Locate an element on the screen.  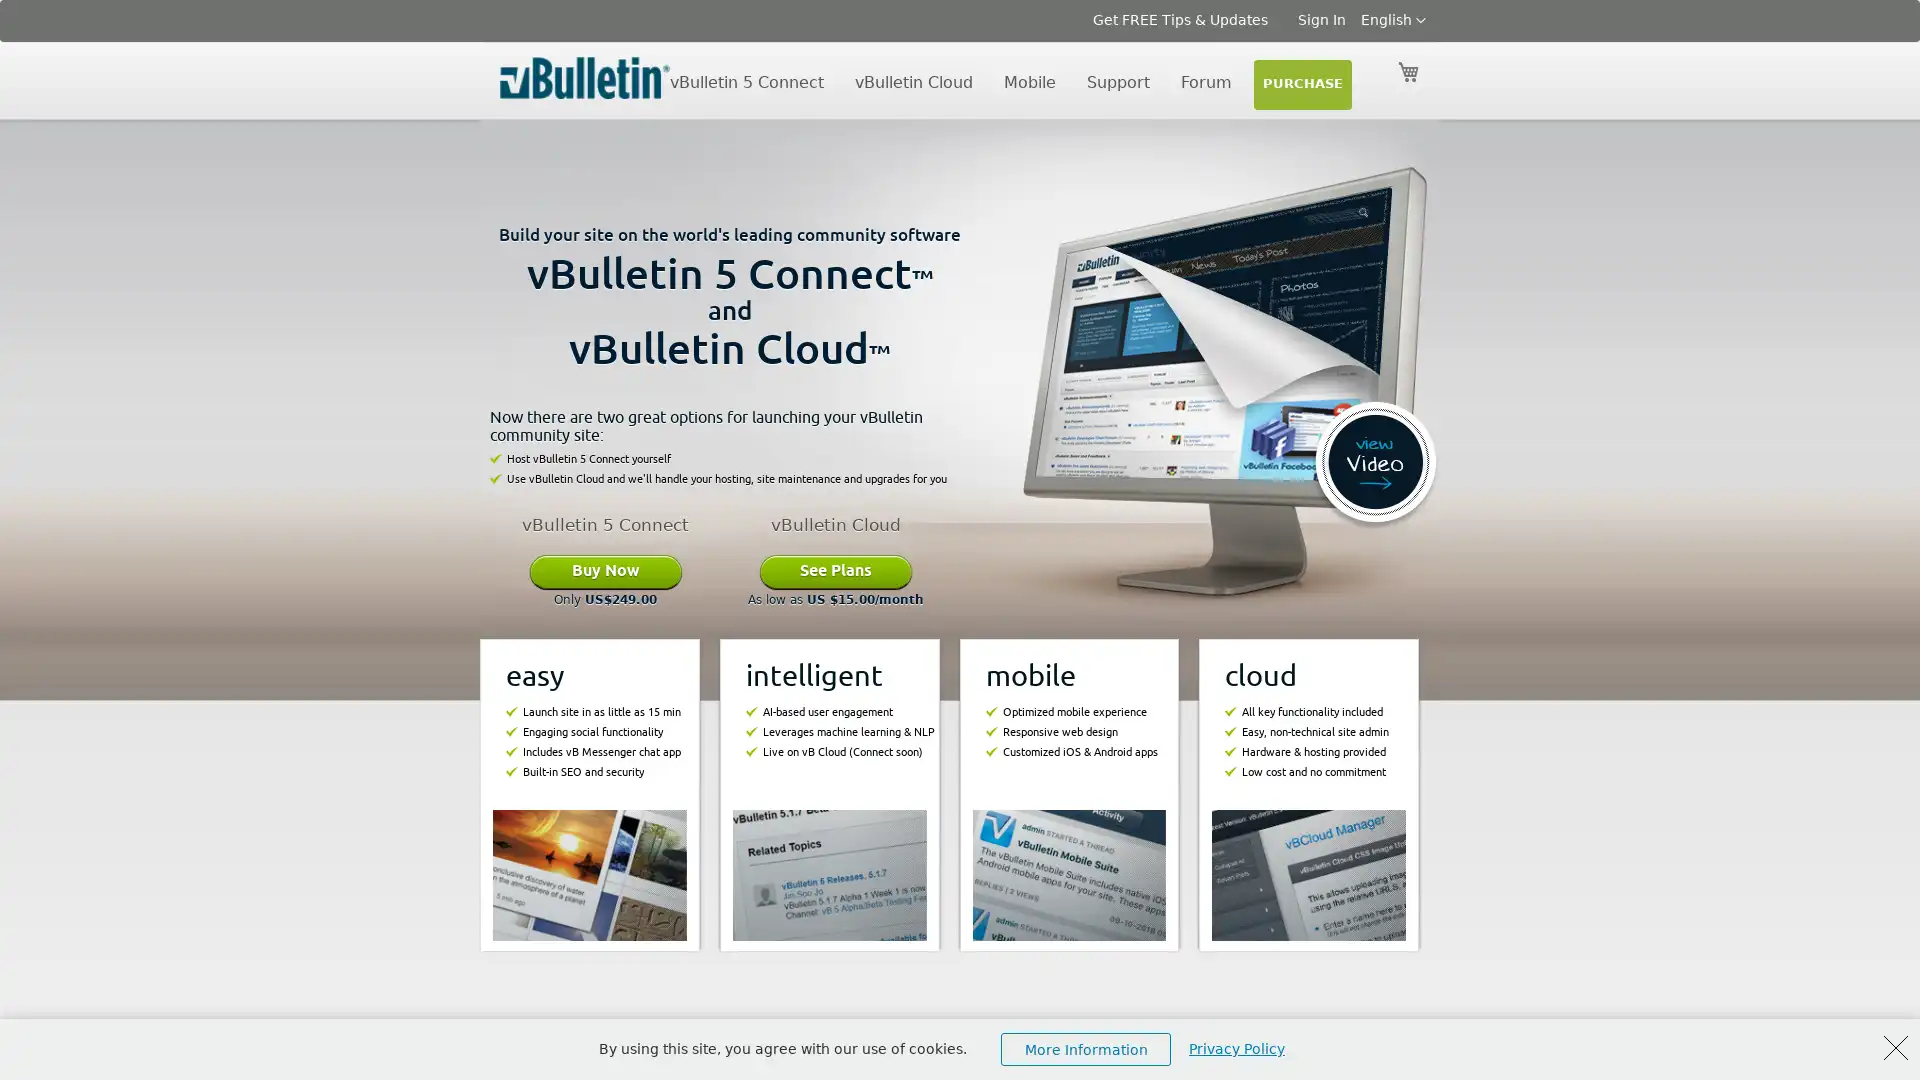
See Plans is located at coordinates (835, 570).